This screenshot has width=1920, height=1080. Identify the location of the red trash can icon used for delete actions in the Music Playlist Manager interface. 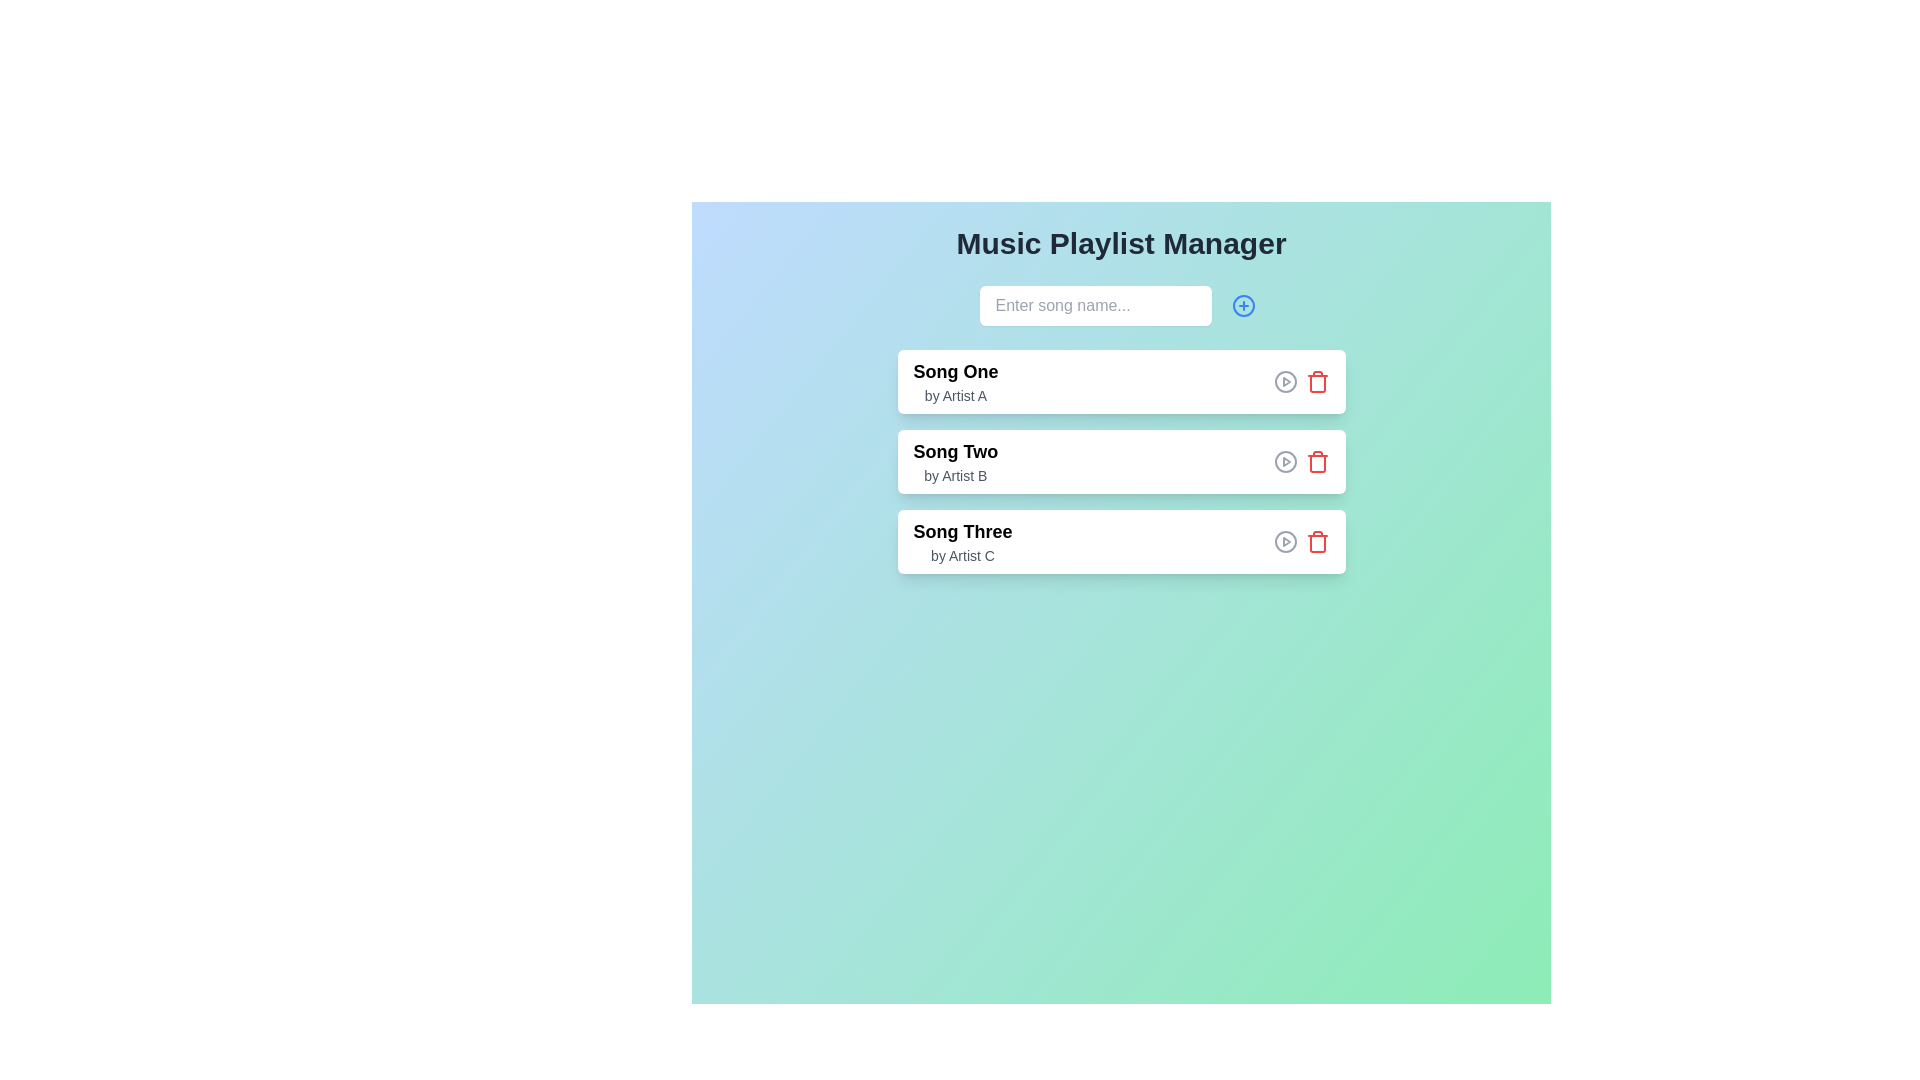
(1317, 381).